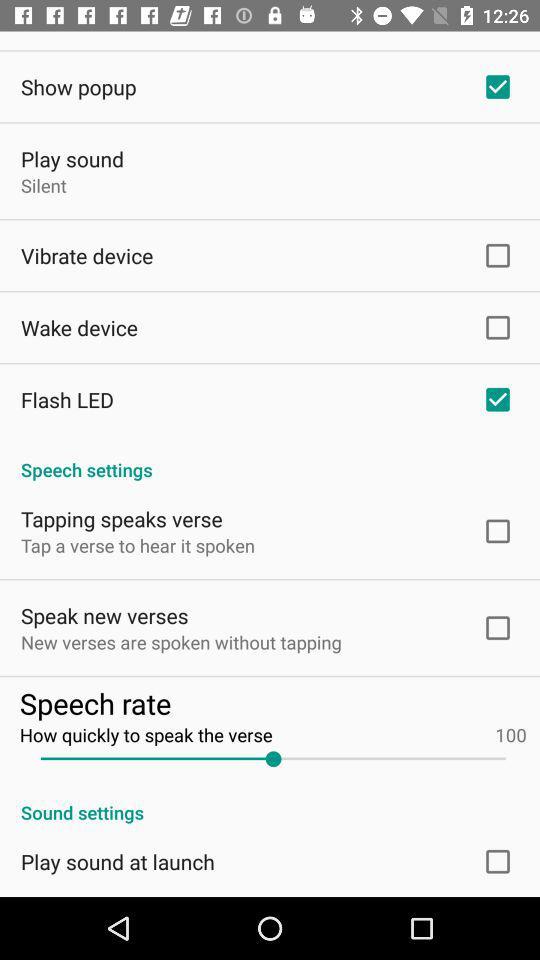 This screenshot has height=960, width=540. Describe the element at coordinates (272, 733) in the screenshot. I see `how quickly to app` at that location.